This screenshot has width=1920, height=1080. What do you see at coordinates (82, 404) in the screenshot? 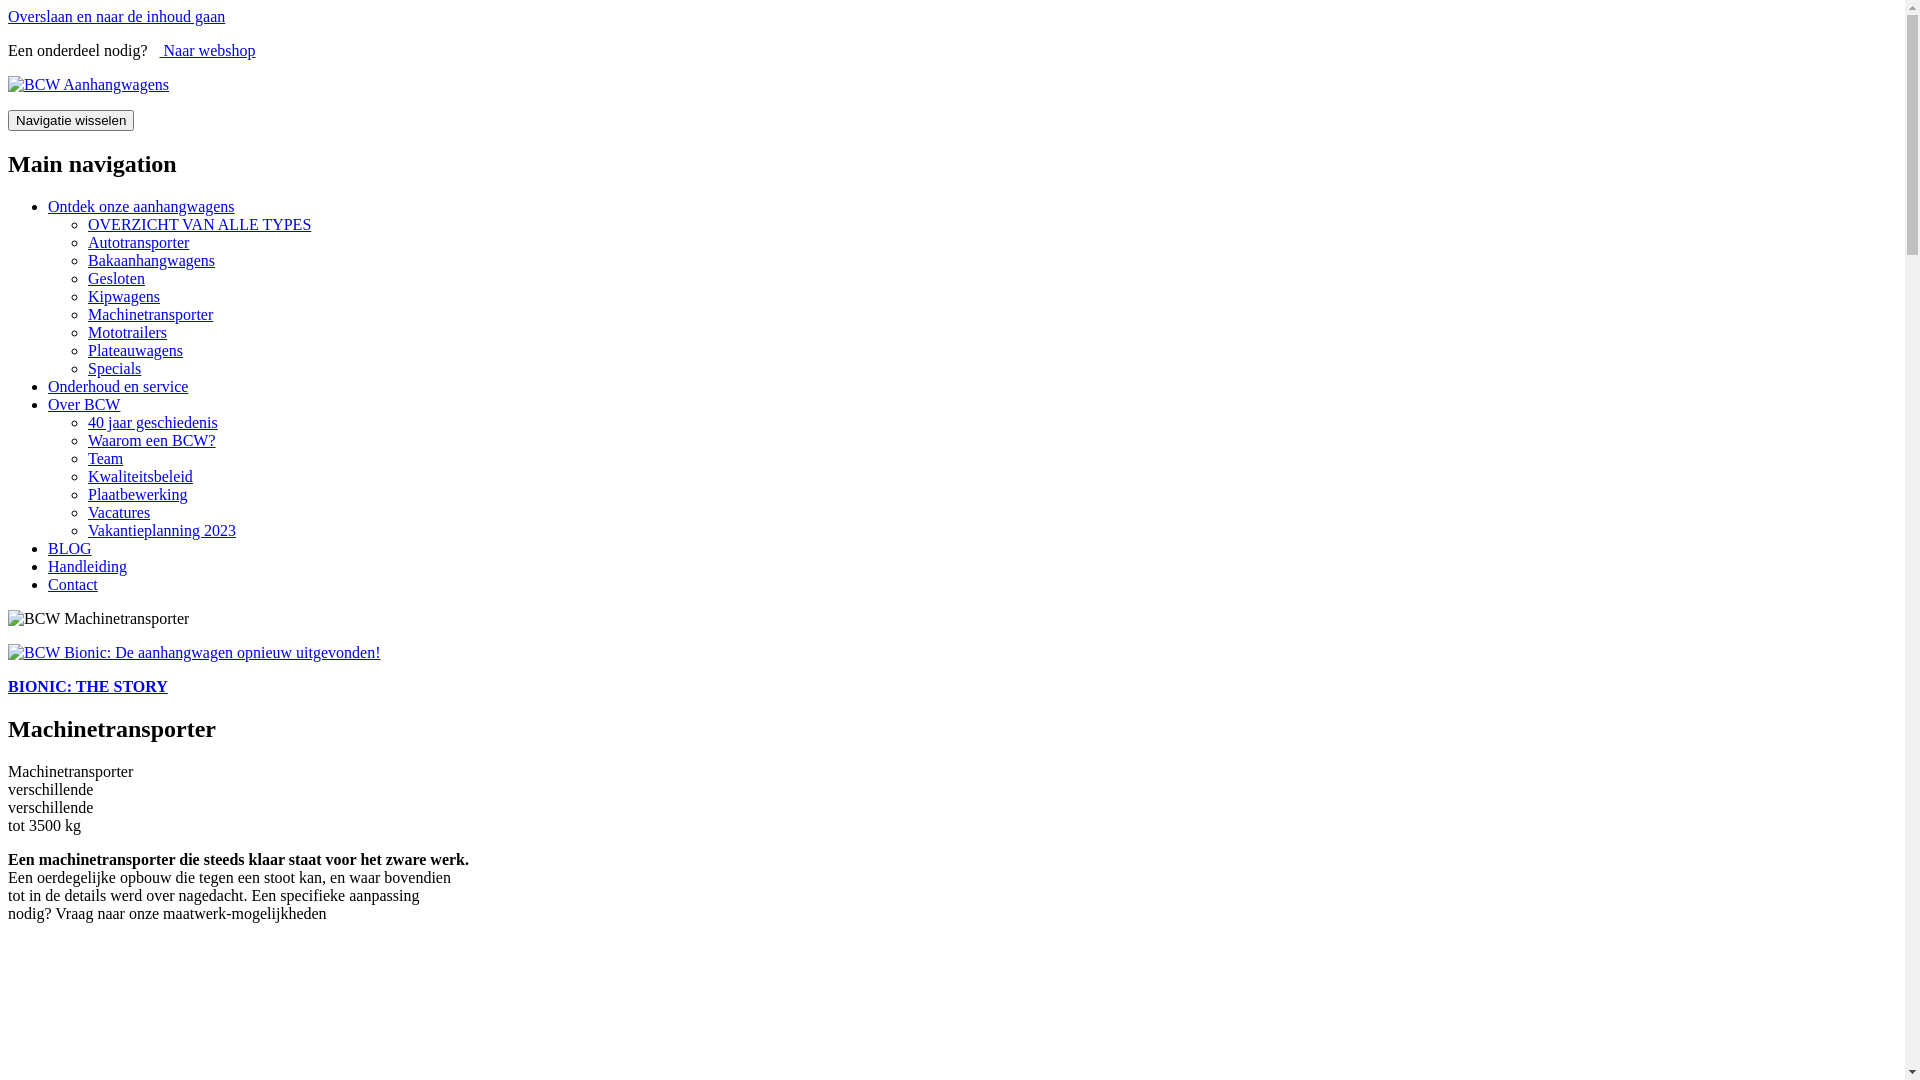
I see `'Over BCW'` at bounding box center [82, 404].